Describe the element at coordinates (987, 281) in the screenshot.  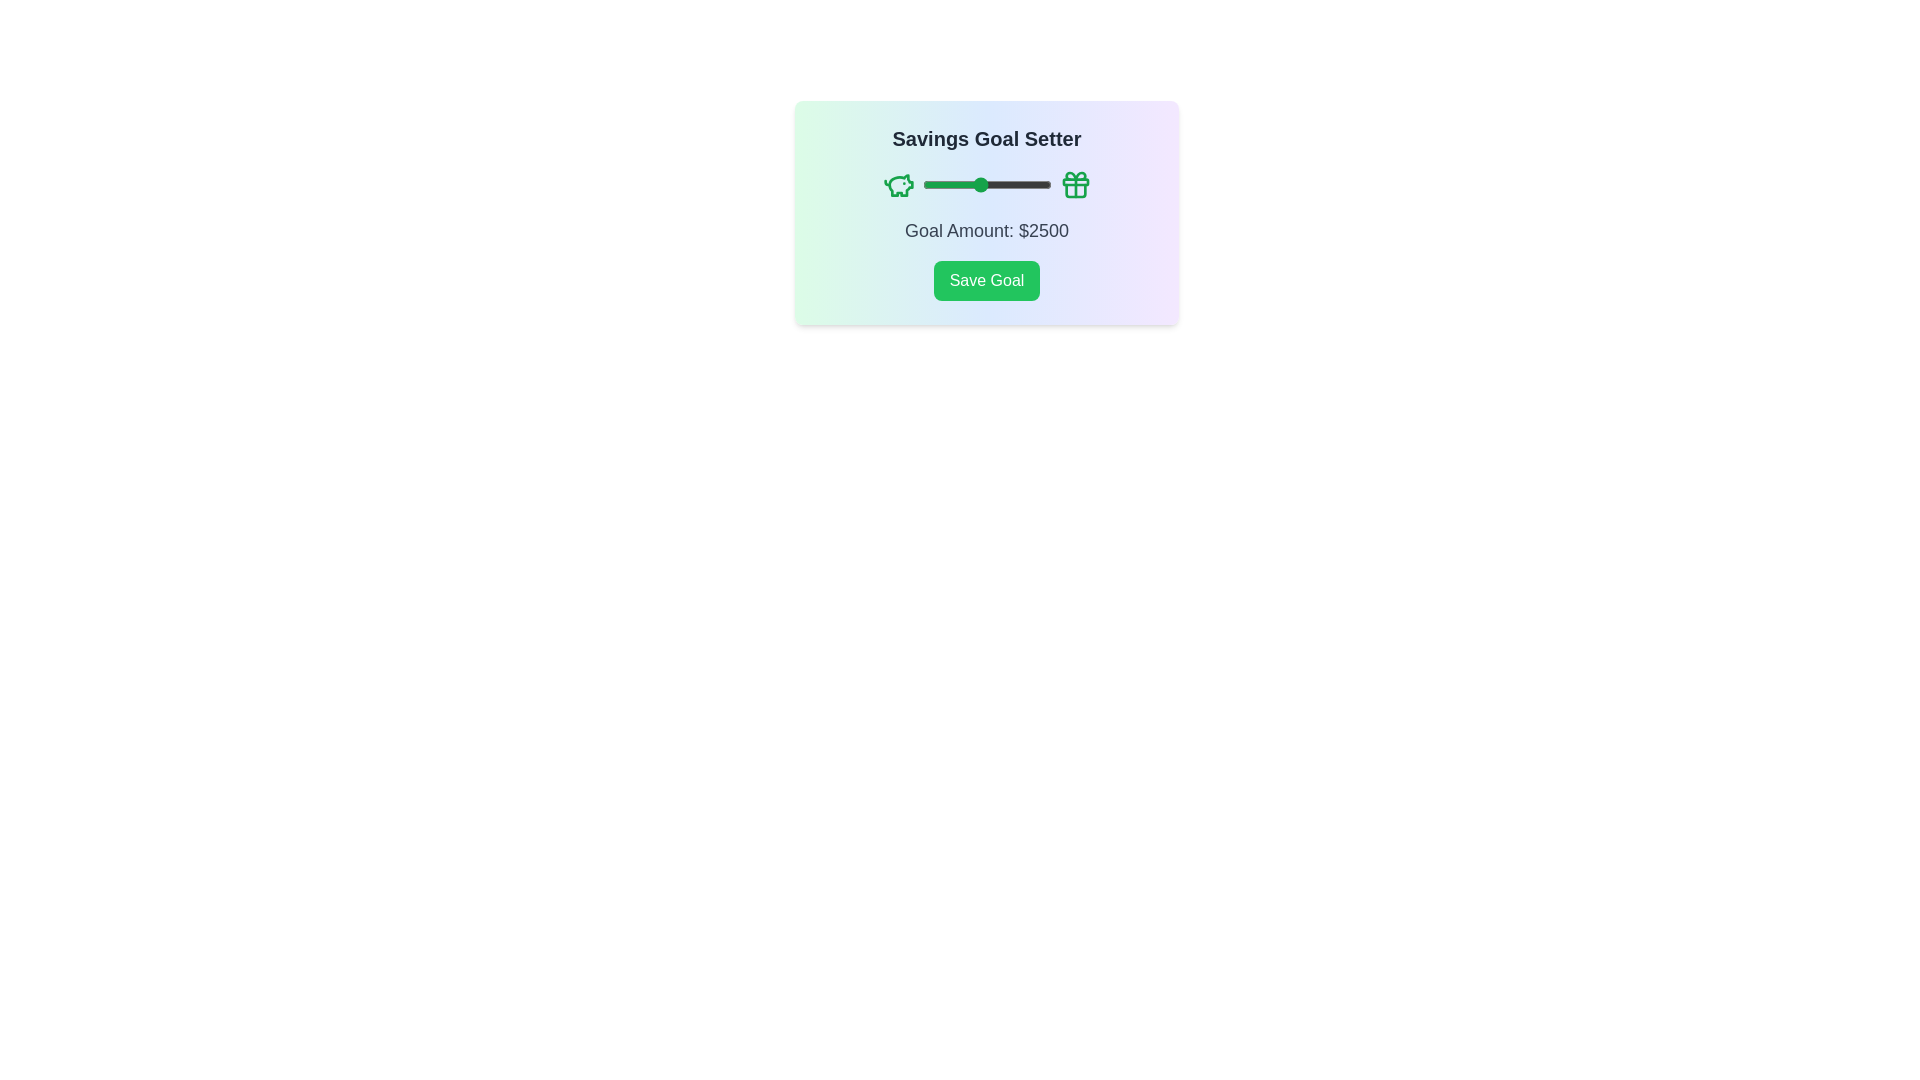
I see `the 'Save Goal' button` at that location.